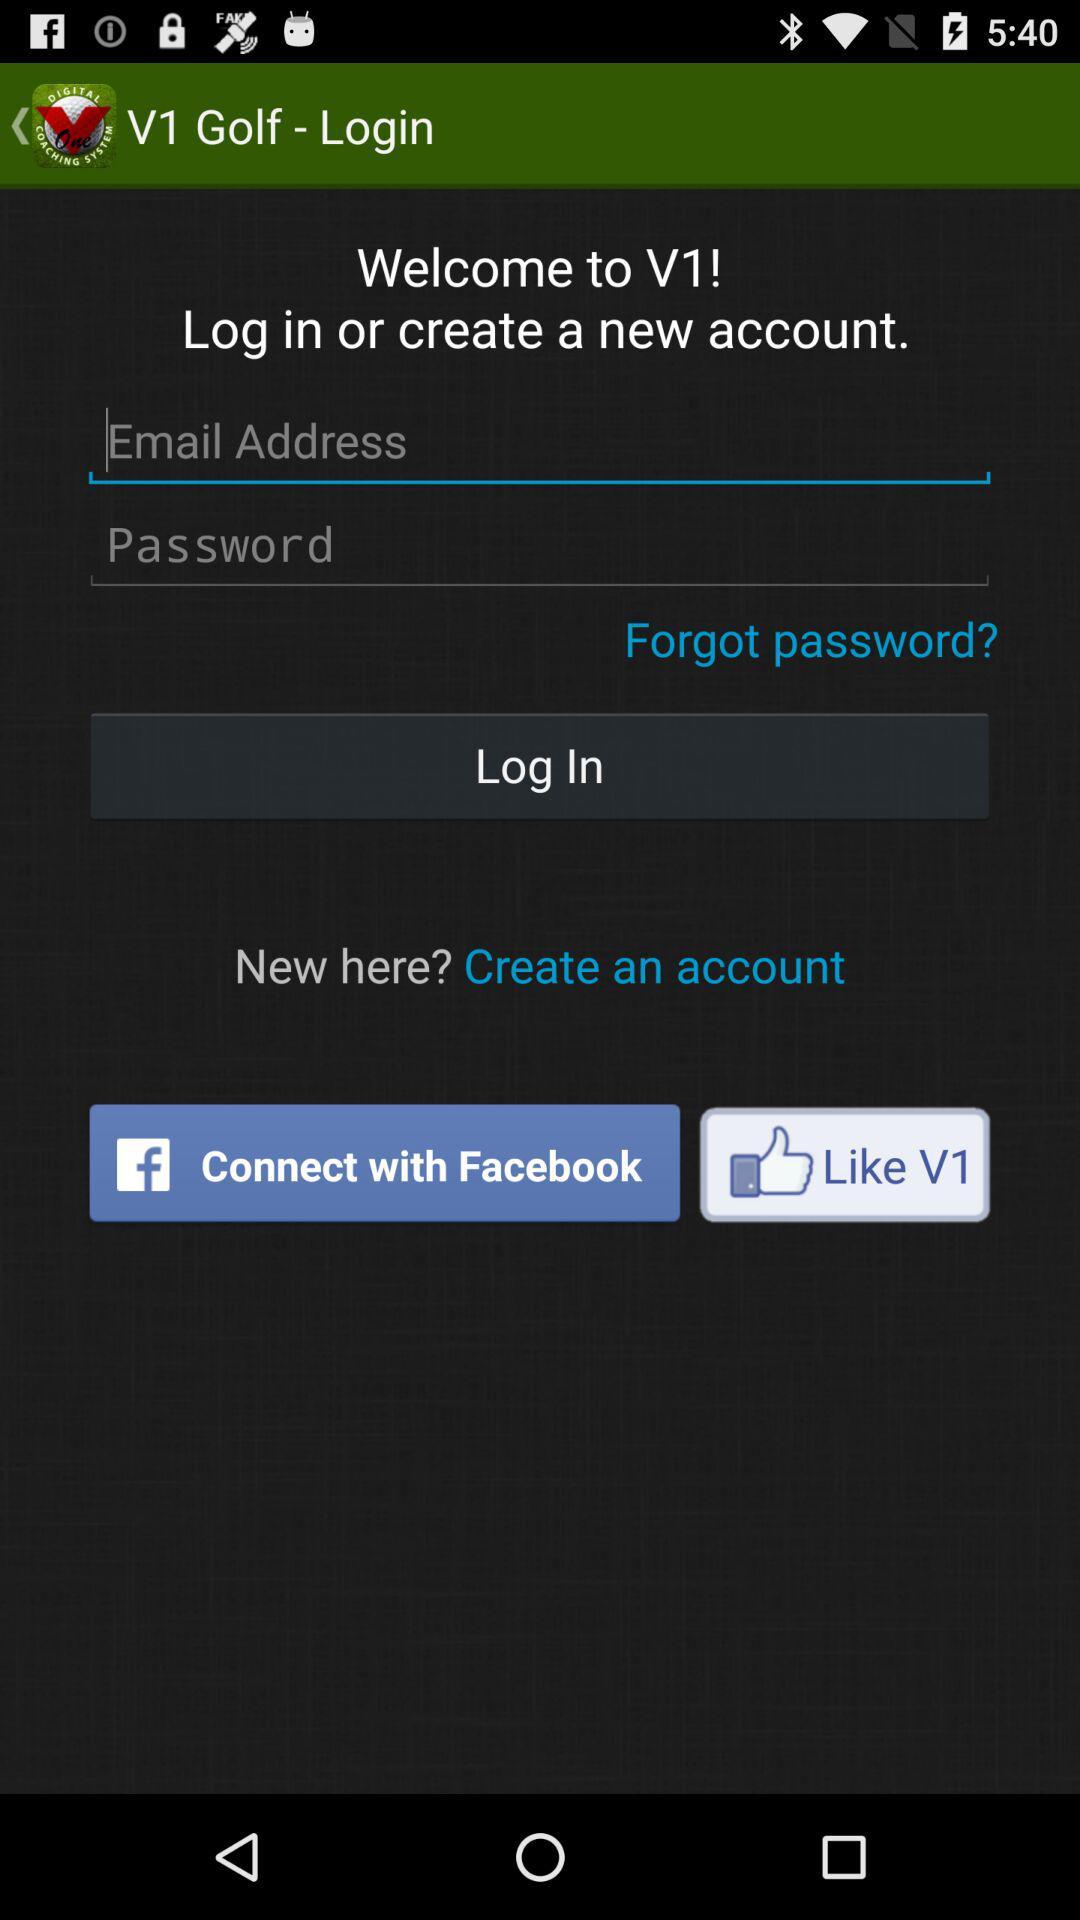 The height and width of the screenshot is (1920, 1080). I want to click on the icon below the new here? icon, so click(384, 1164).